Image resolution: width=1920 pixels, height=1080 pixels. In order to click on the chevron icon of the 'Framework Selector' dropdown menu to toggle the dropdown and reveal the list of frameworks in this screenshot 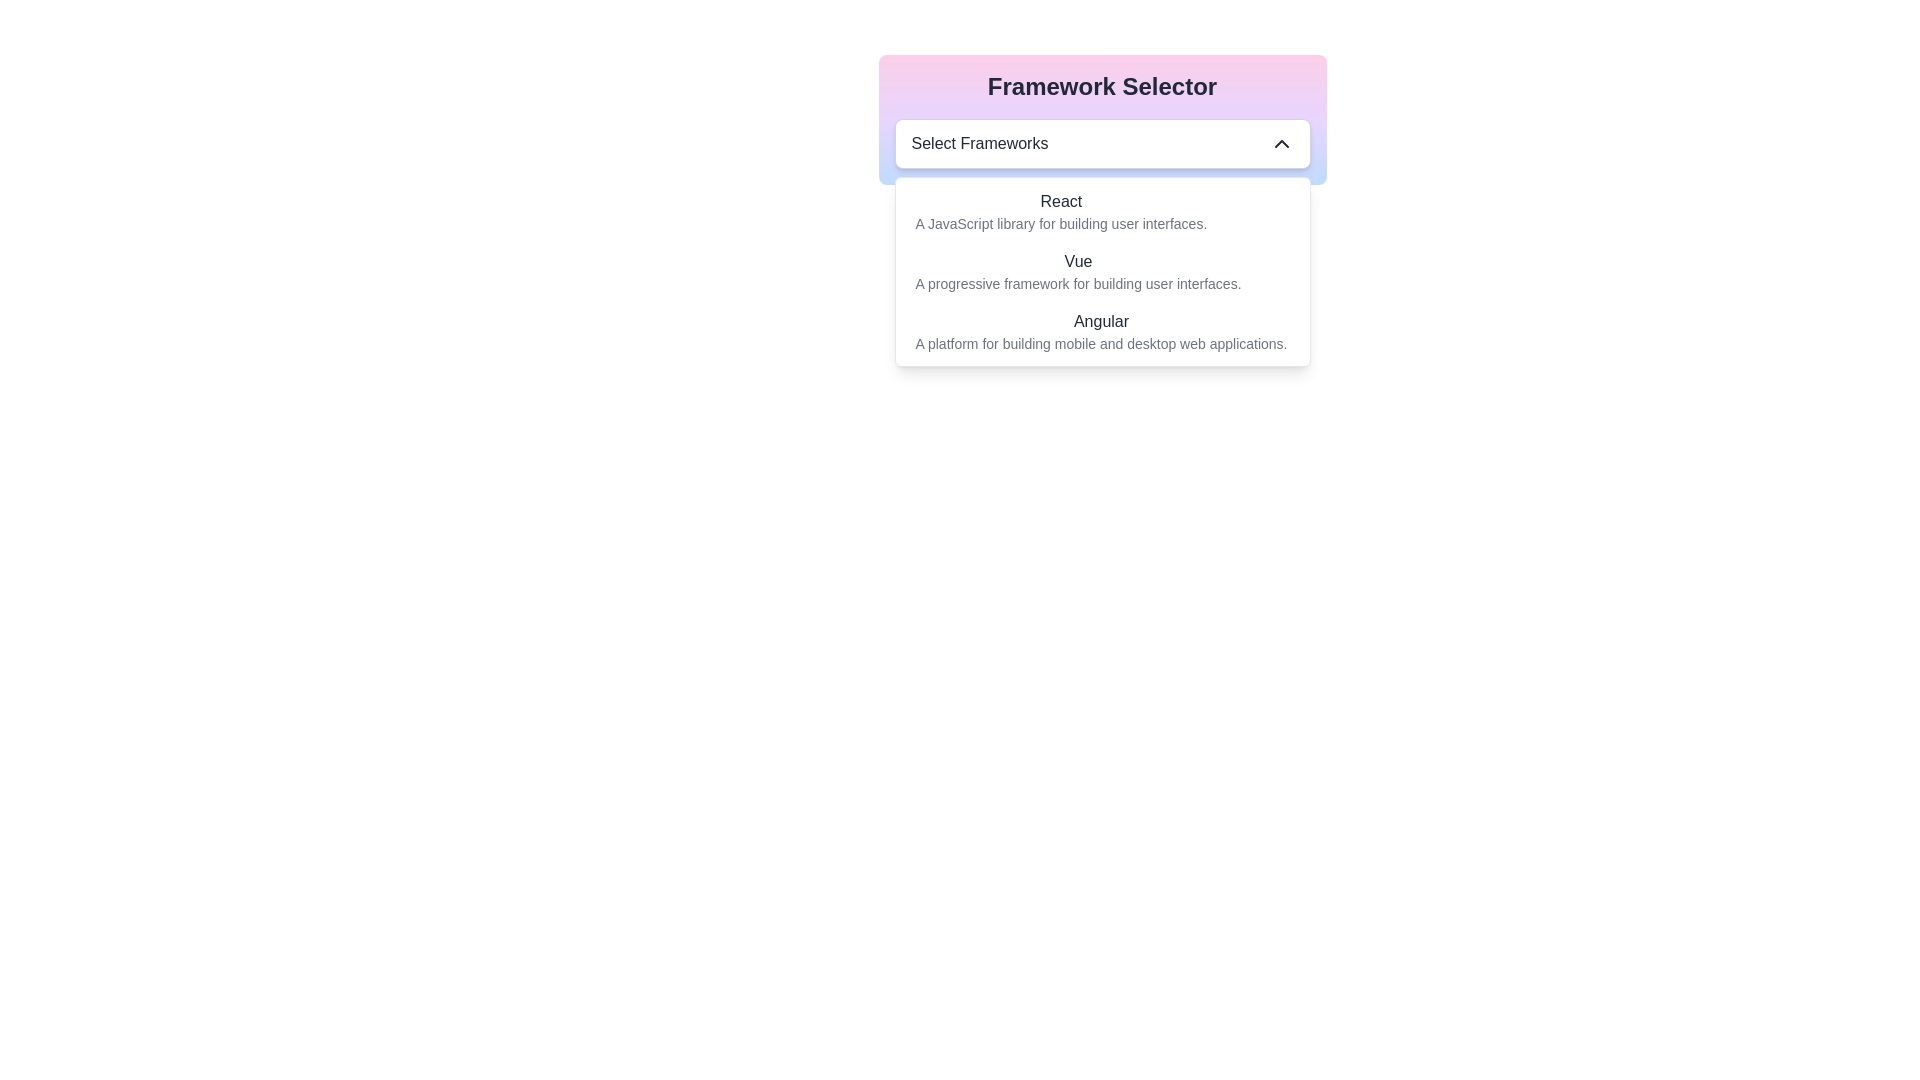, I will do `click(1101, 119)`.